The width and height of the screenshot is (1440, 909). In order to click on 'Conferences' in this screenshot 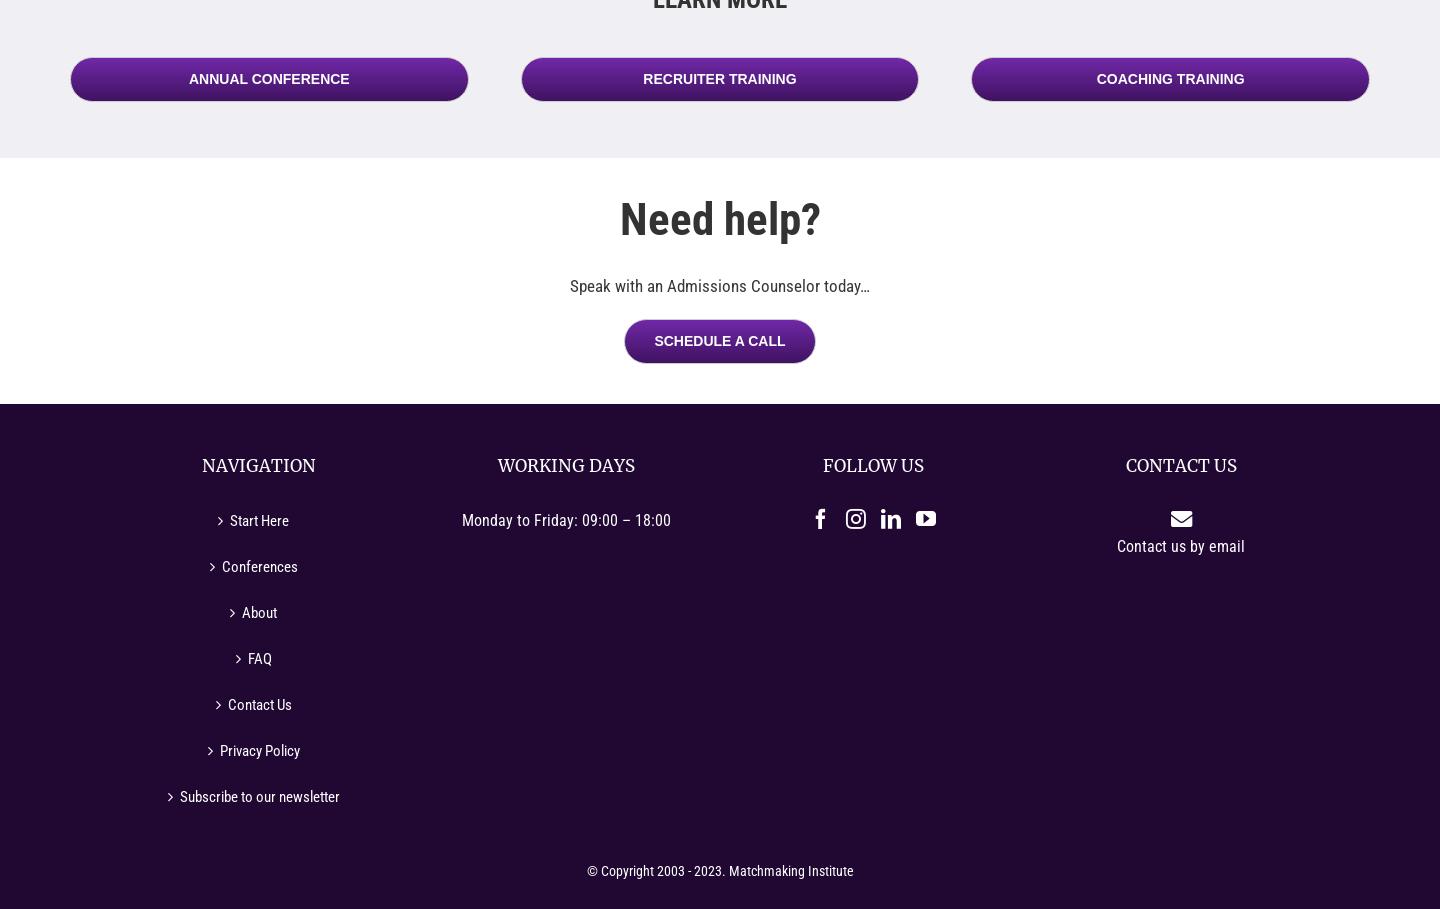, I will do `click(258, 565)`.